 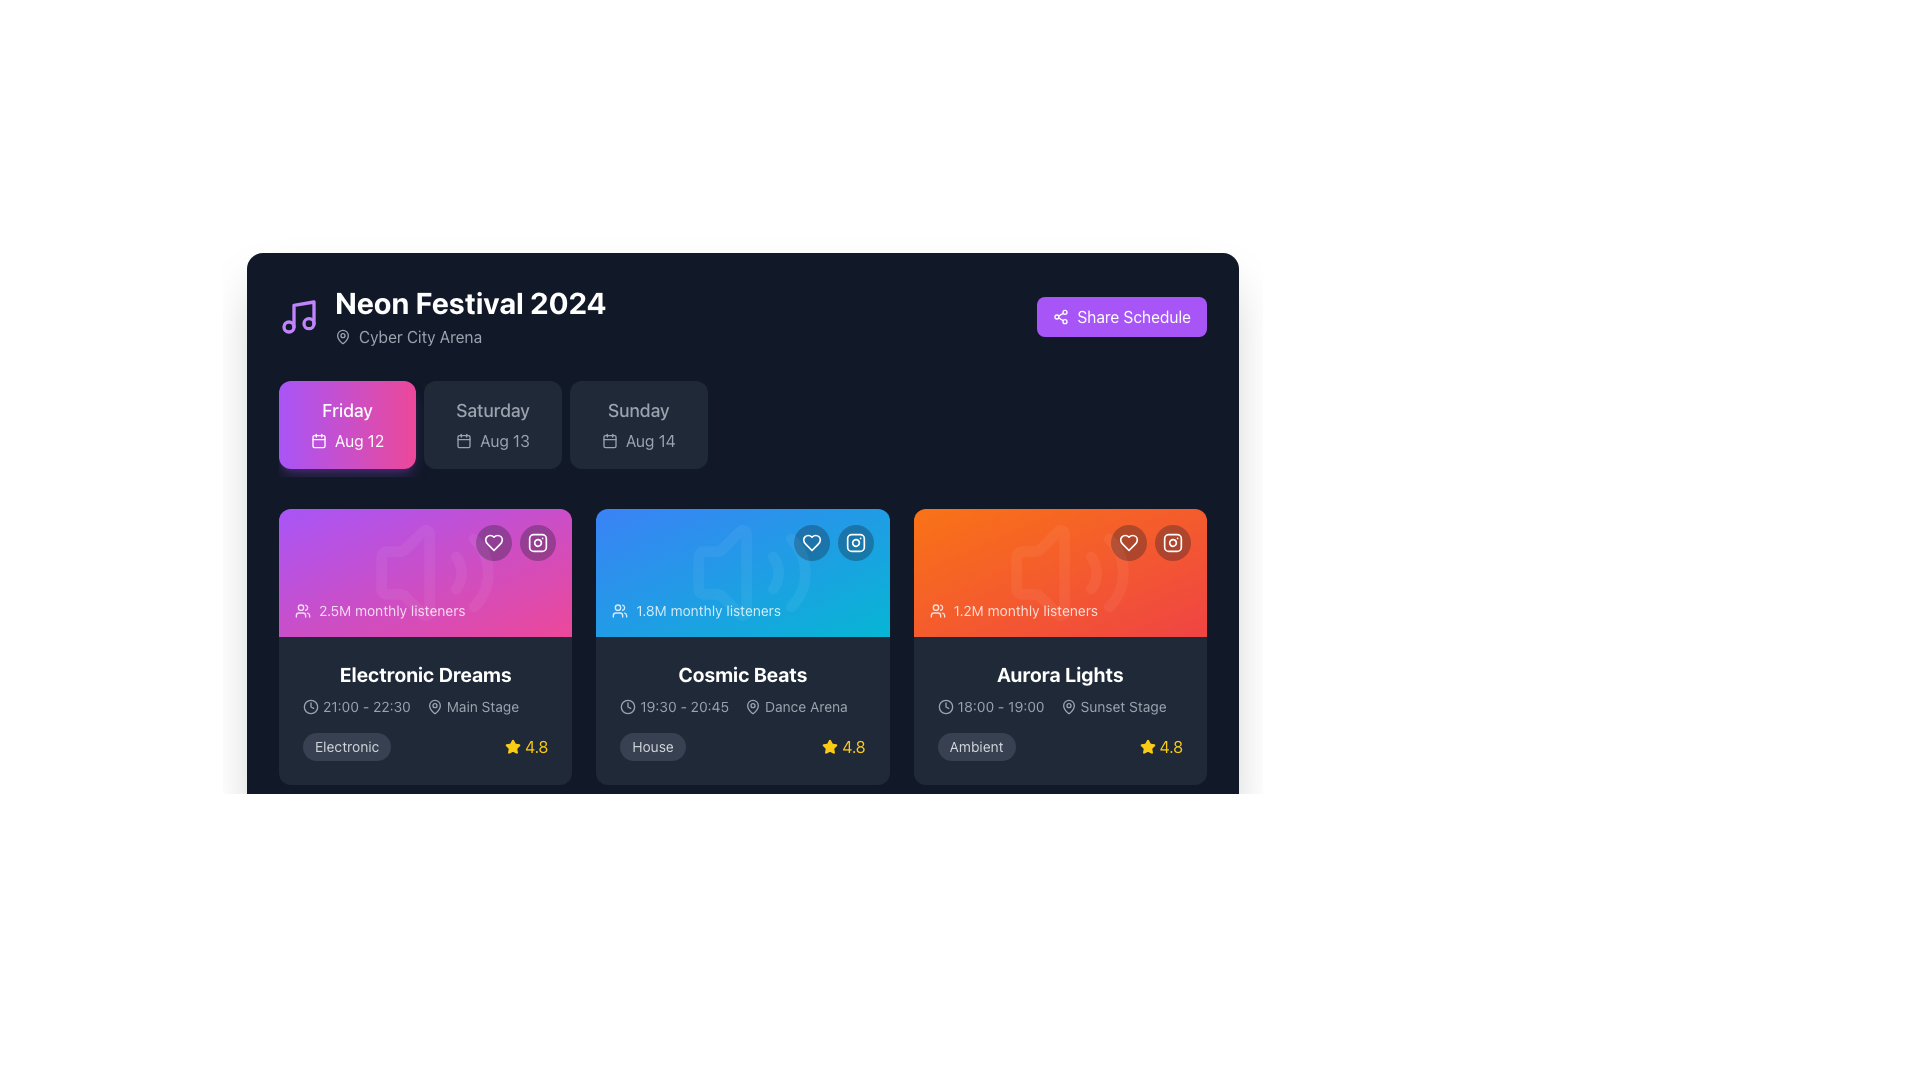 I want to click on the clickable button in the top-right corner of the 'Aurora Lights' orange card, so click(x=1172, y=543).